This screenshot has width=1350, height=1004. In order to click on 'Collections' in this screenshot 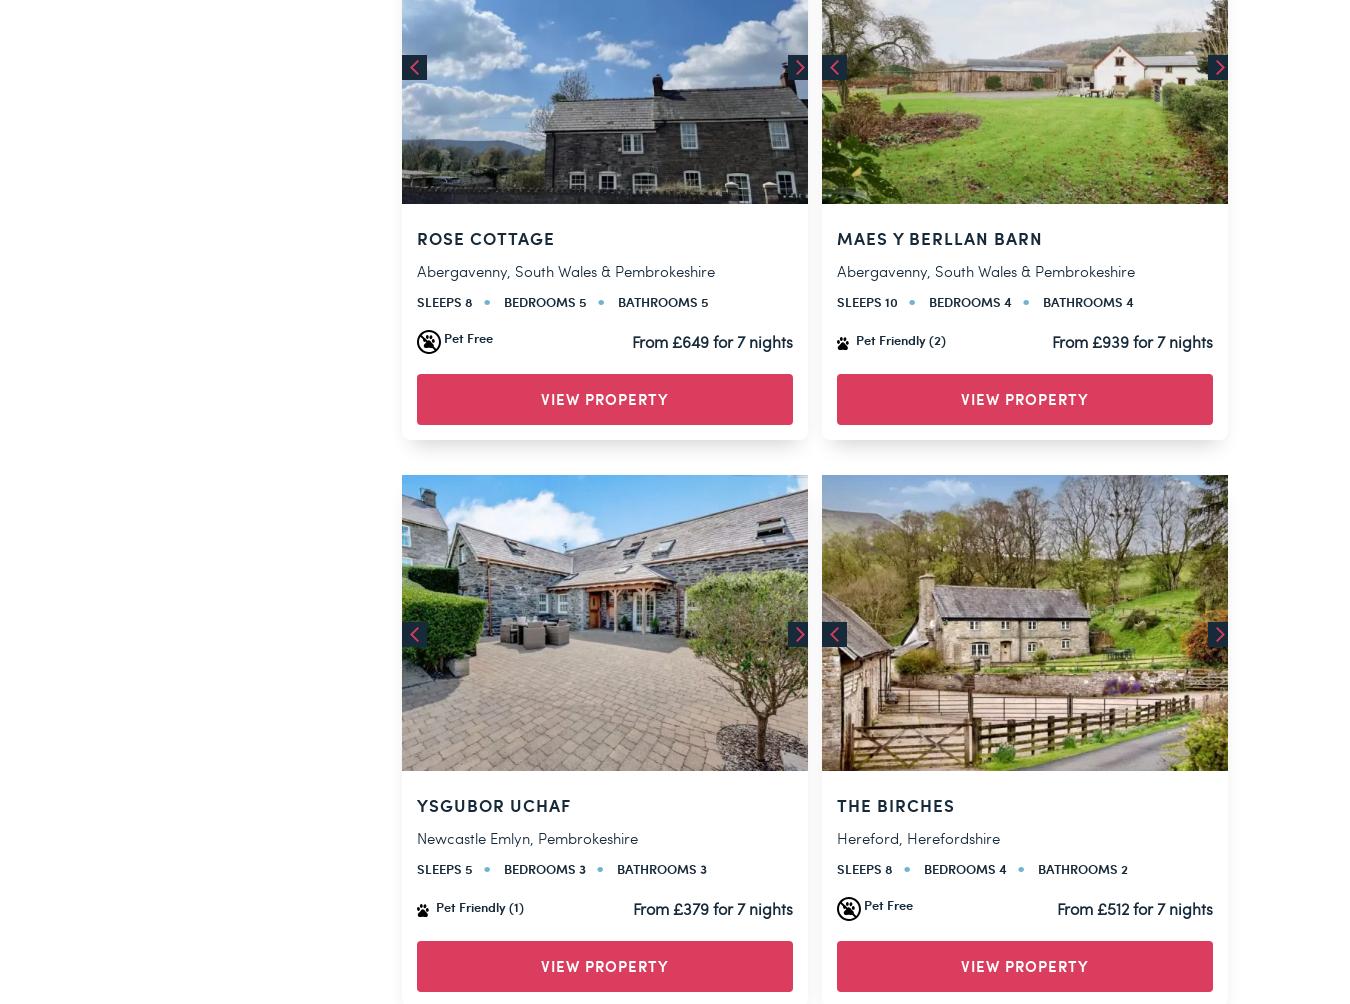, I will do `click(506, 758)`.